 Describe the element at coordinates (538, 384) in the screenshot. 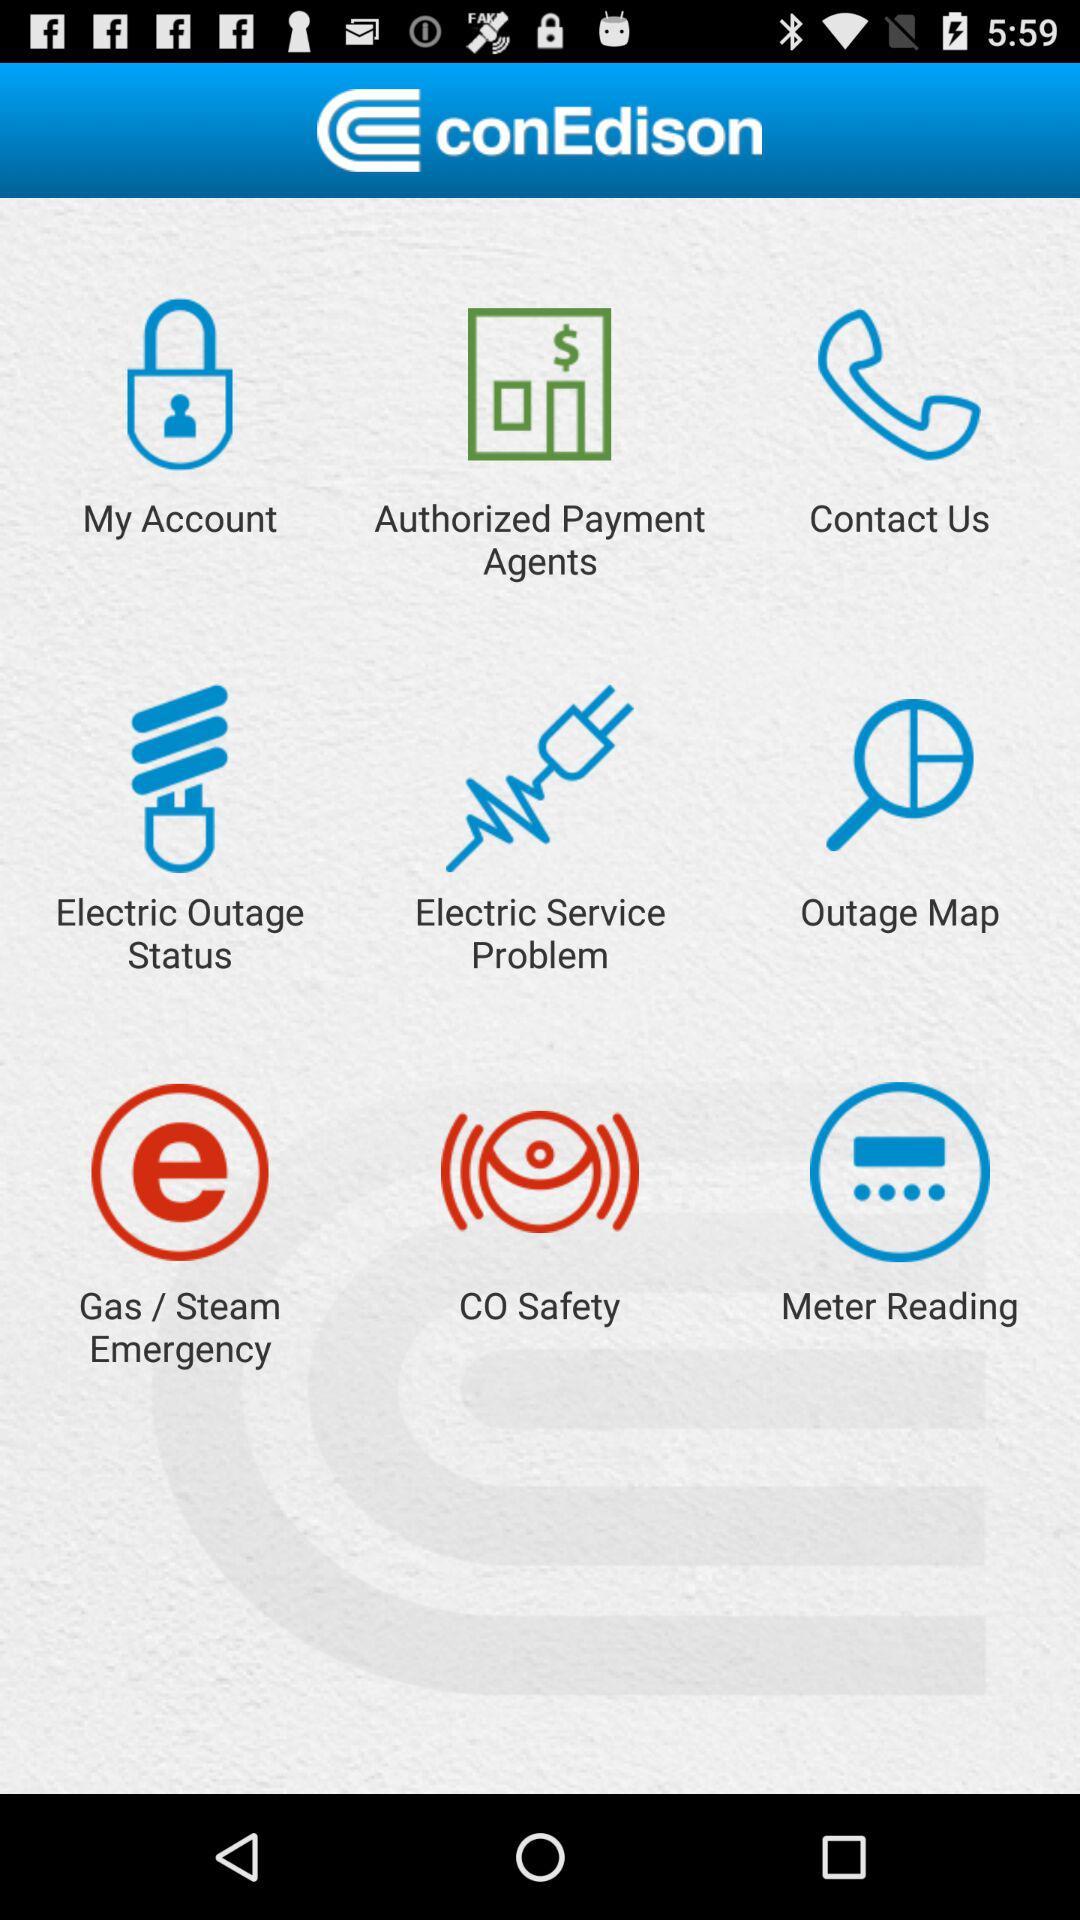

I see `search authorized payment agents` at that location.